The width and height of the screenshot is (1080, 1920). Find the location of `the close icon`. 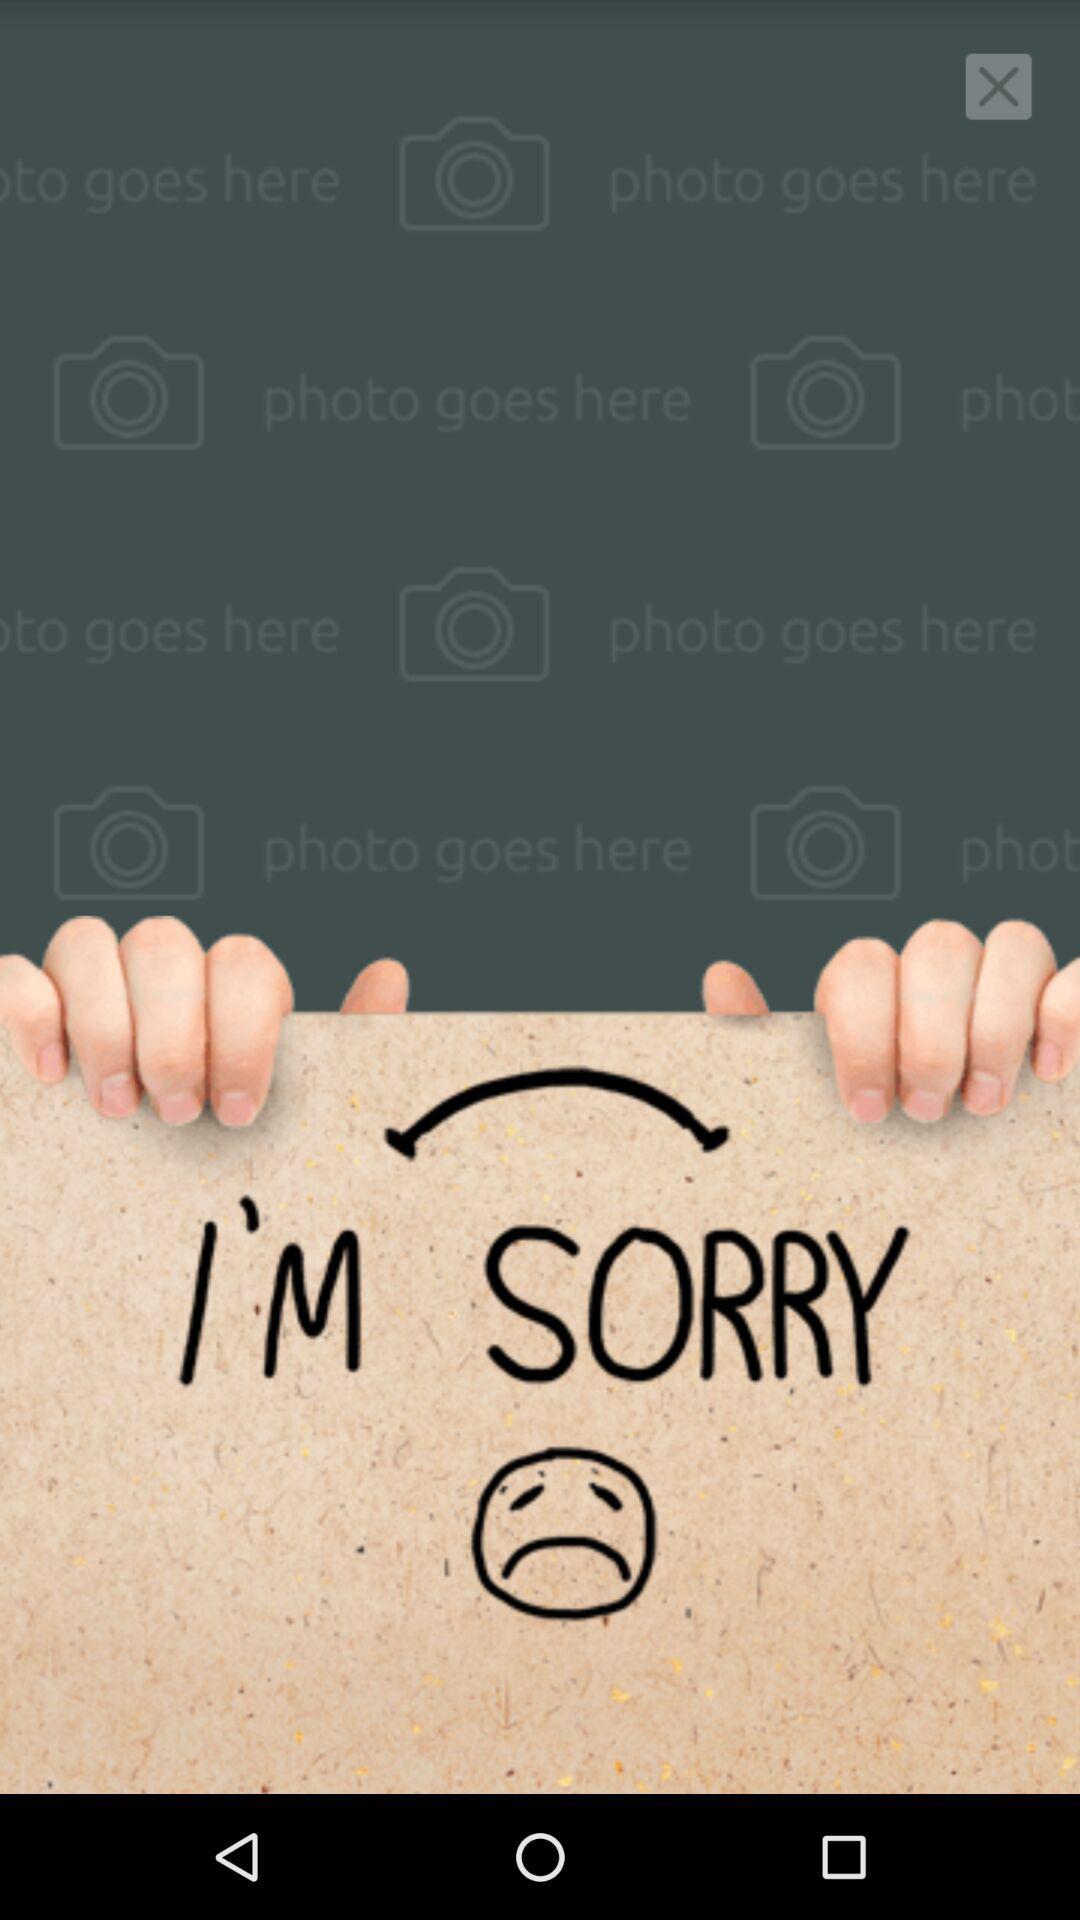

the close icon is located at coordinates (998, 91).